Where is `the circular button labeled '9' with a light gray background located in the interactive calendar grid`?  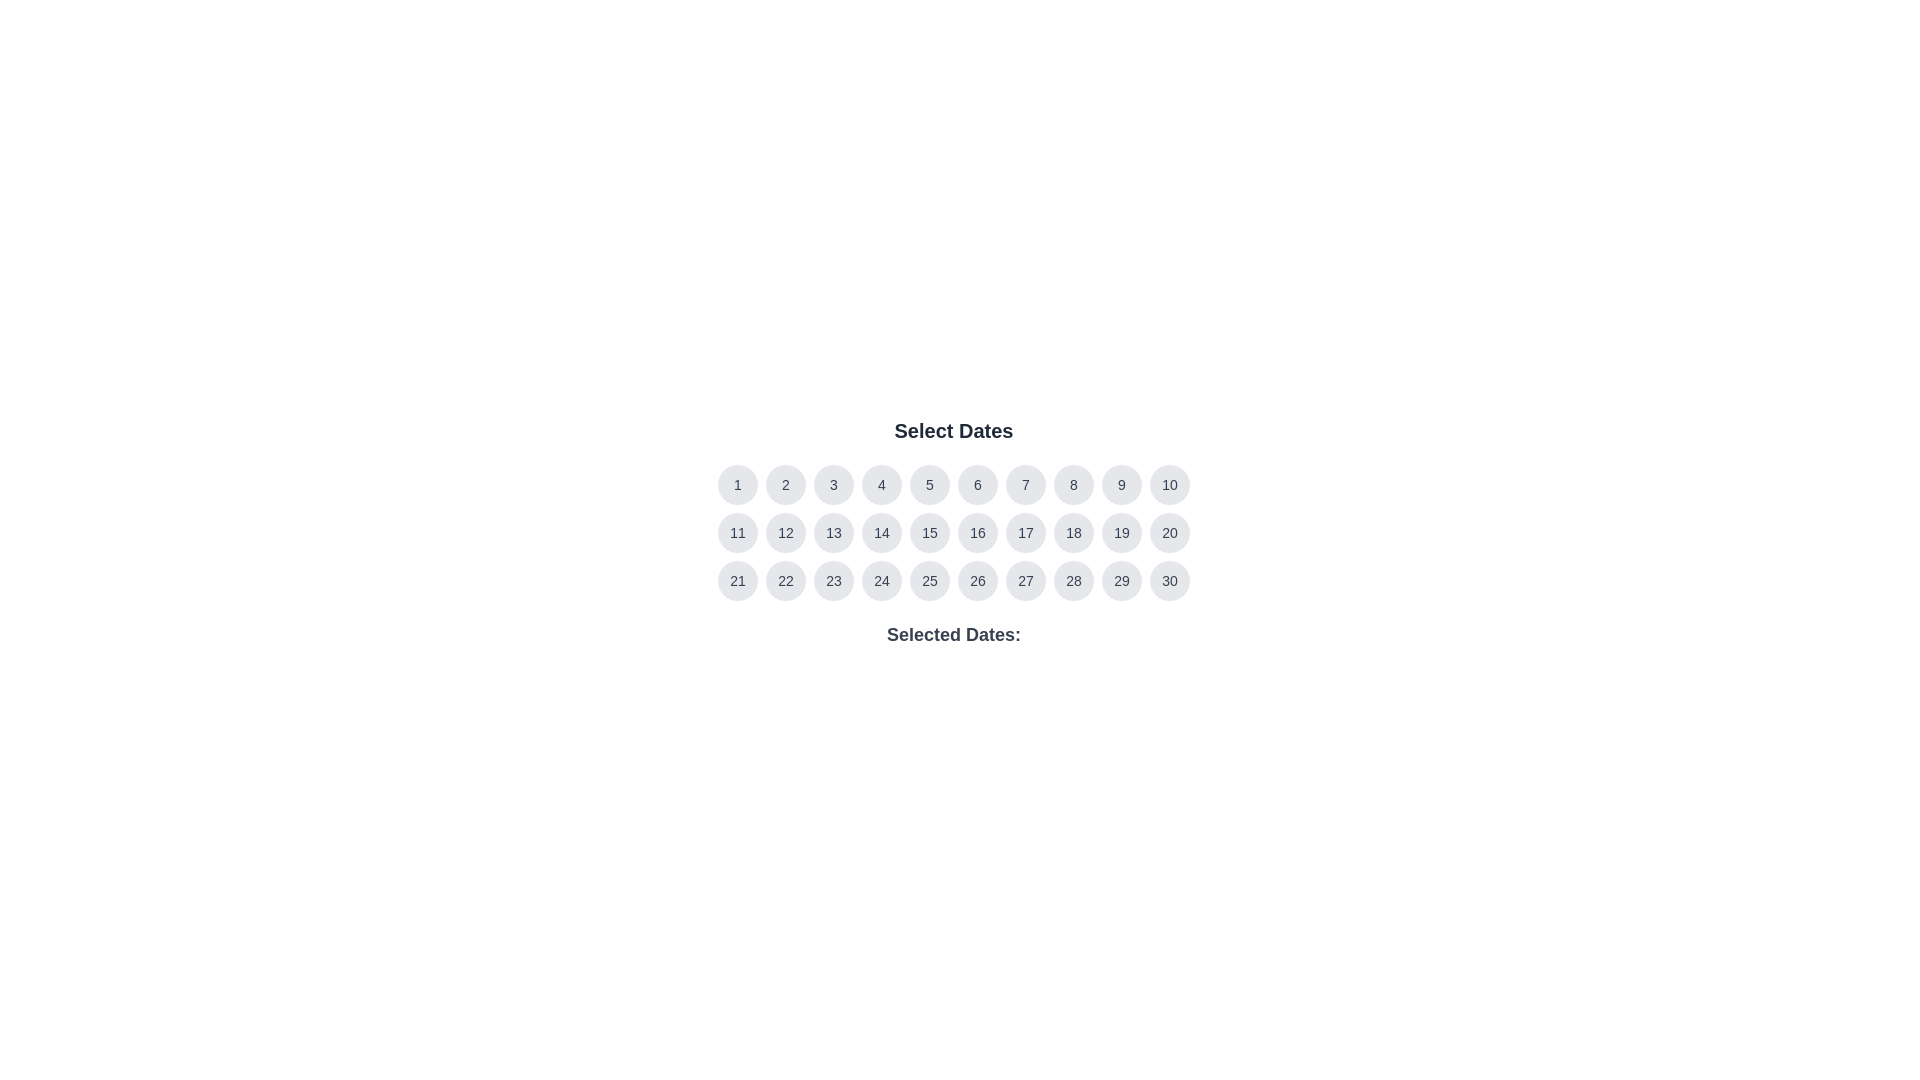
the circular button labeled '9' with a light gray background located in the interactive calendar grid is located at coordinates (1122, 485).